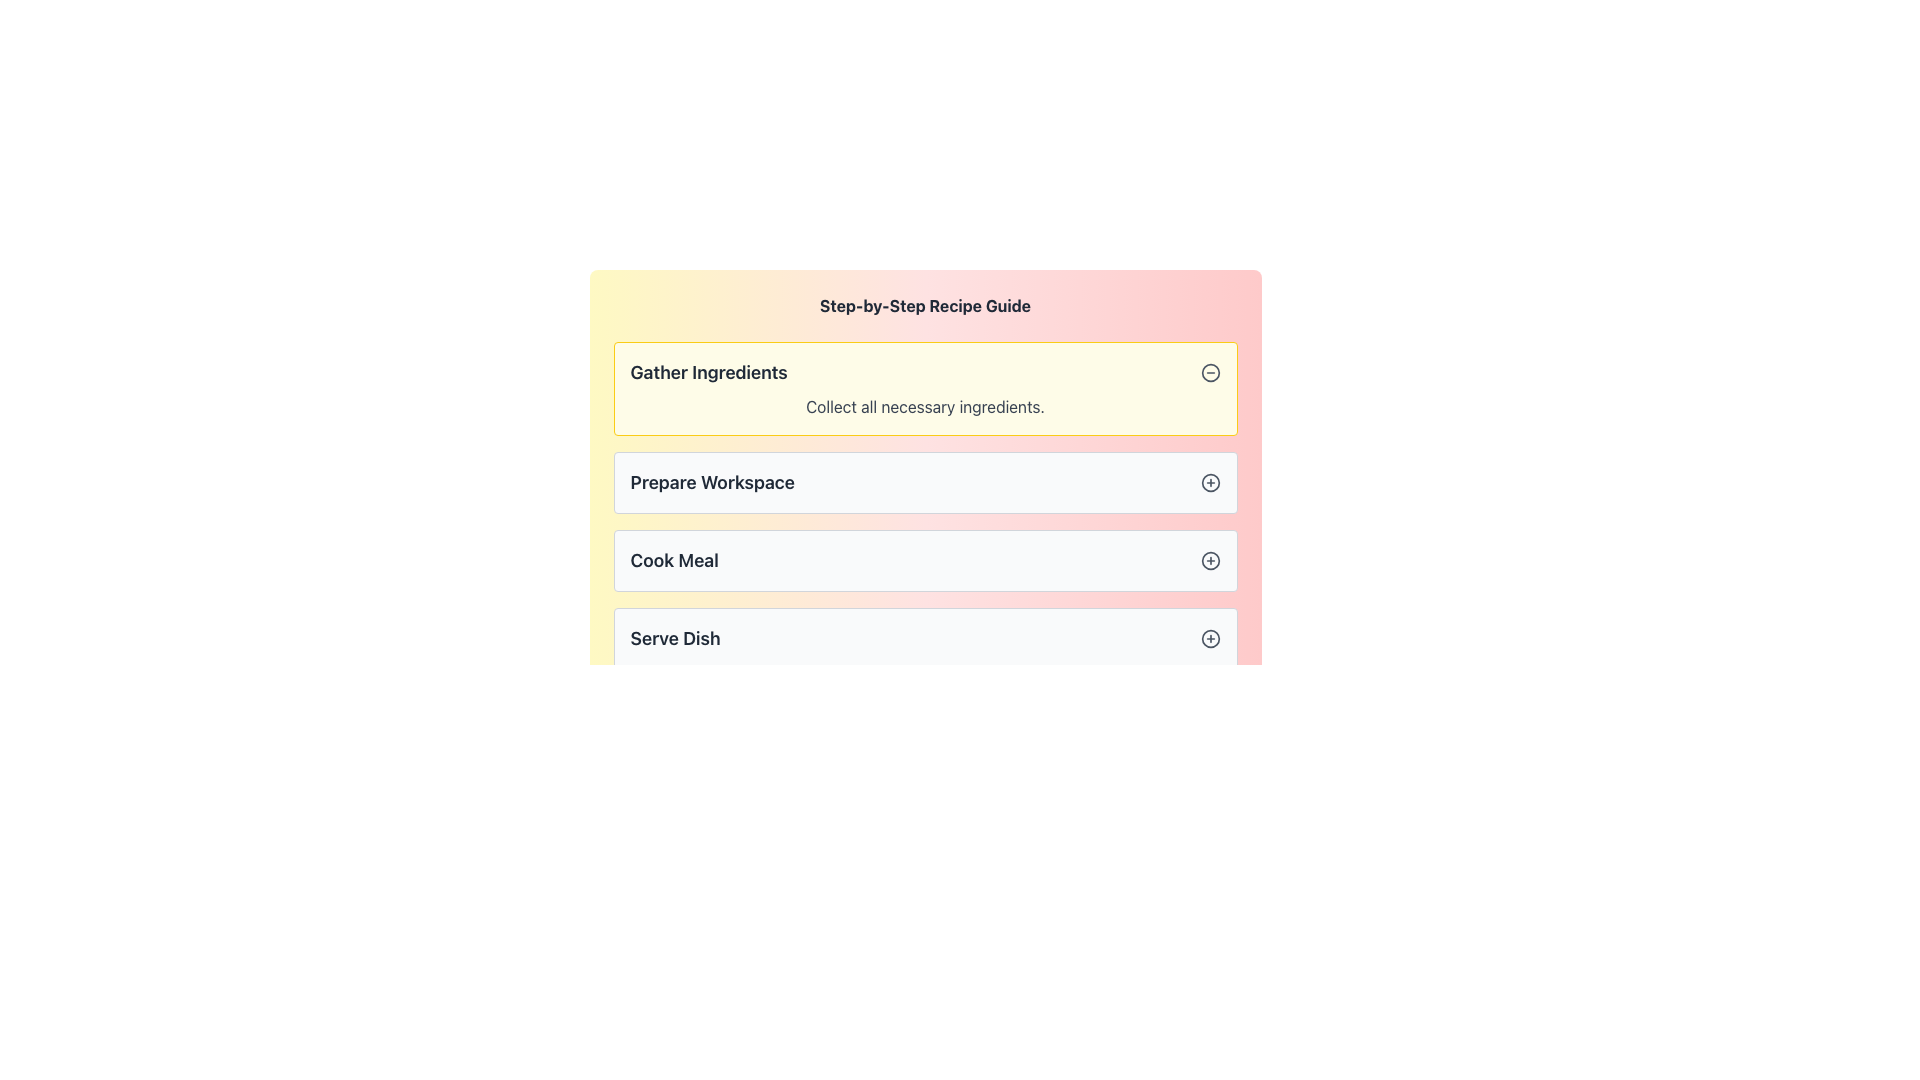 This screenshot has height=1080, width=1920. Describe the element at coordinates (924, 560) in the screenshot. I see `the 'Cook Meal' step in the step-by-step recipe guide` at that location.